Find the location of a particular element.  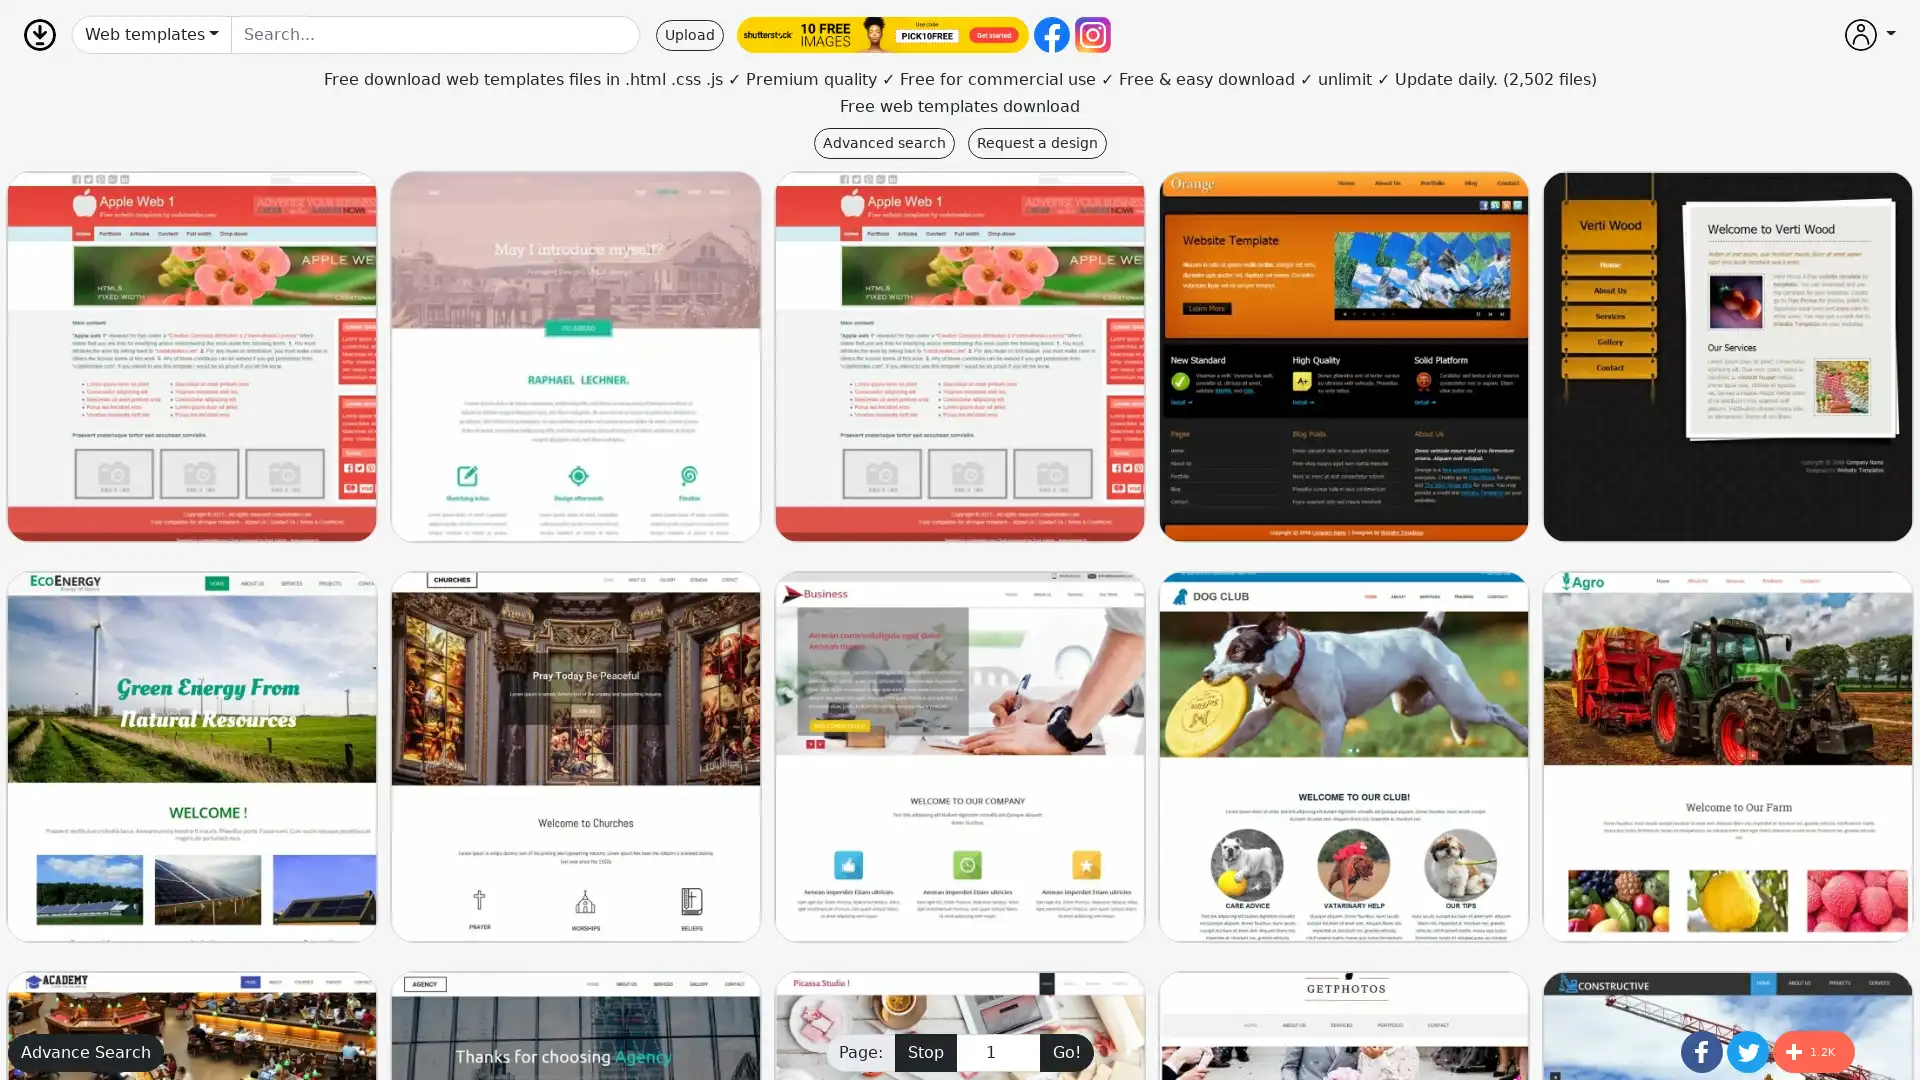

Share to More 1.2K is located at coordinates (1814, 1051).